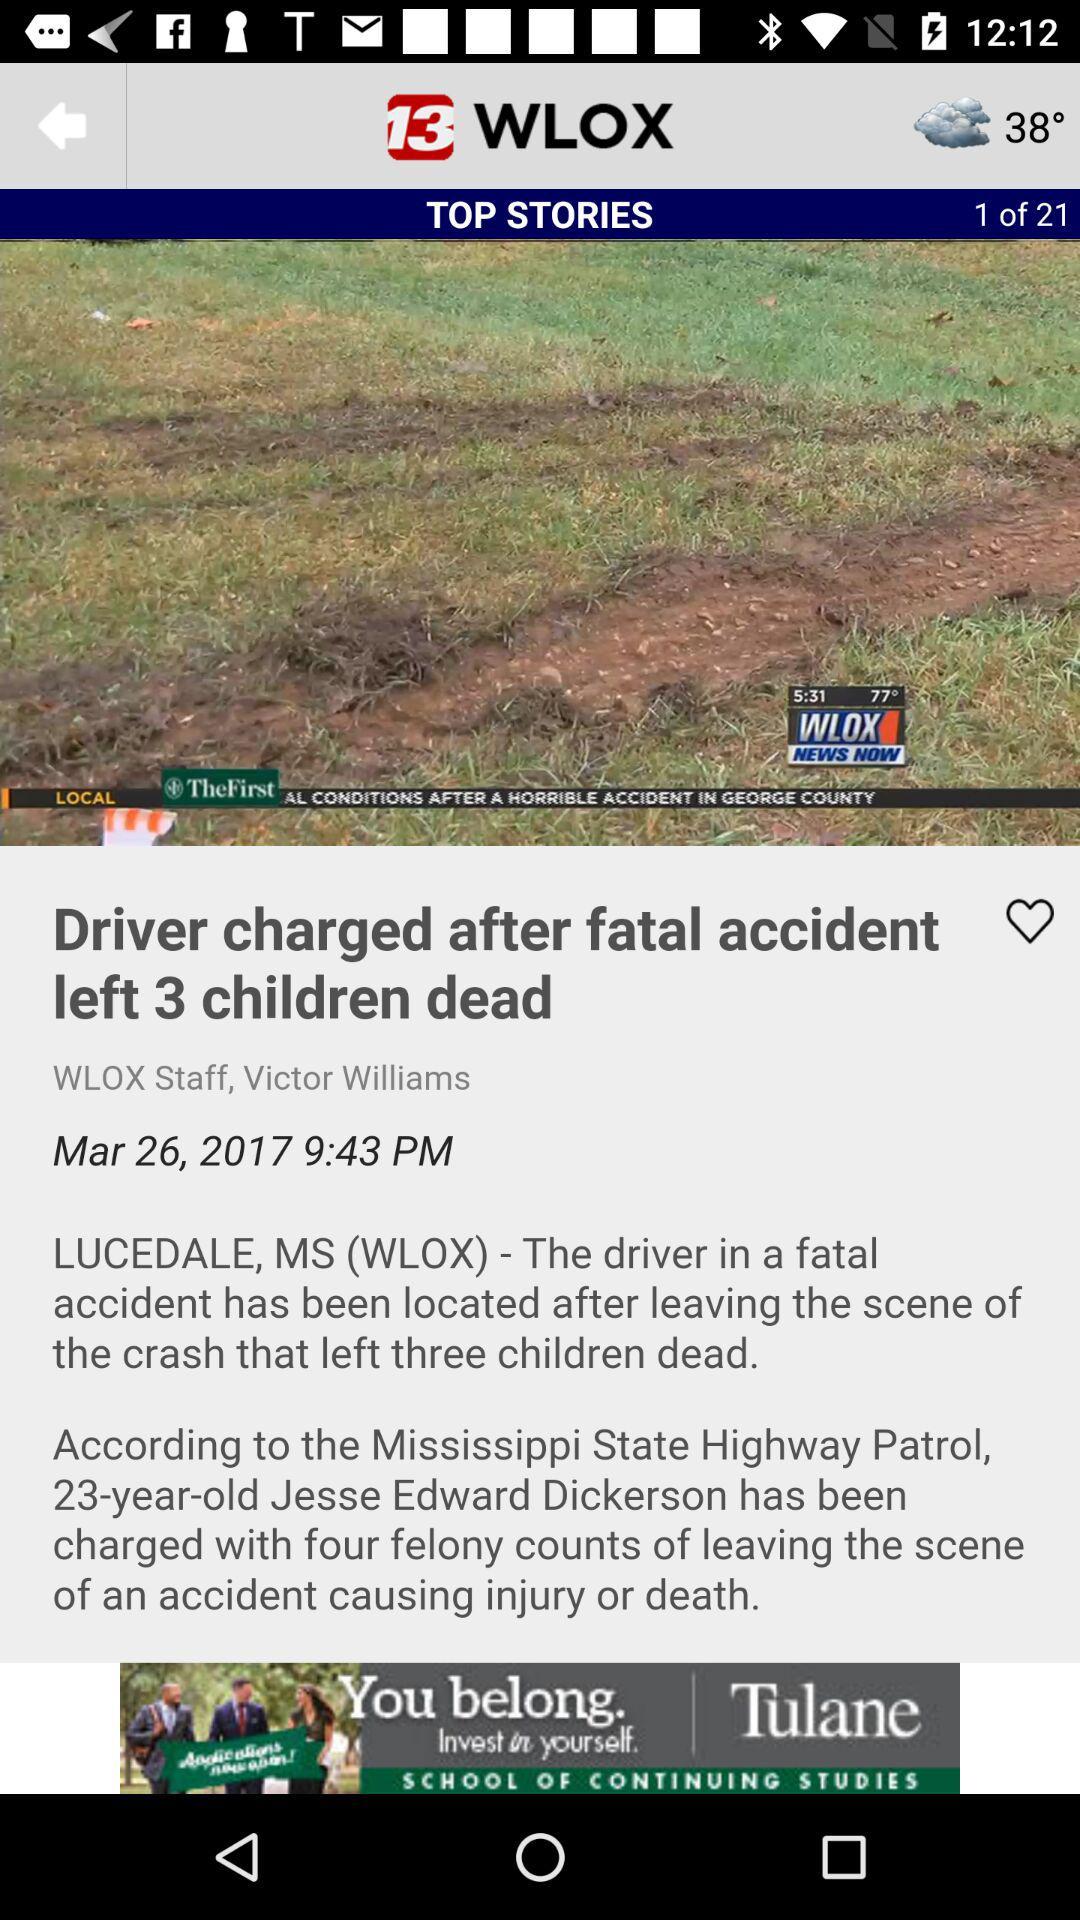 The image size is (1080, 1920). I want to click on main article, so click(540, 1252).